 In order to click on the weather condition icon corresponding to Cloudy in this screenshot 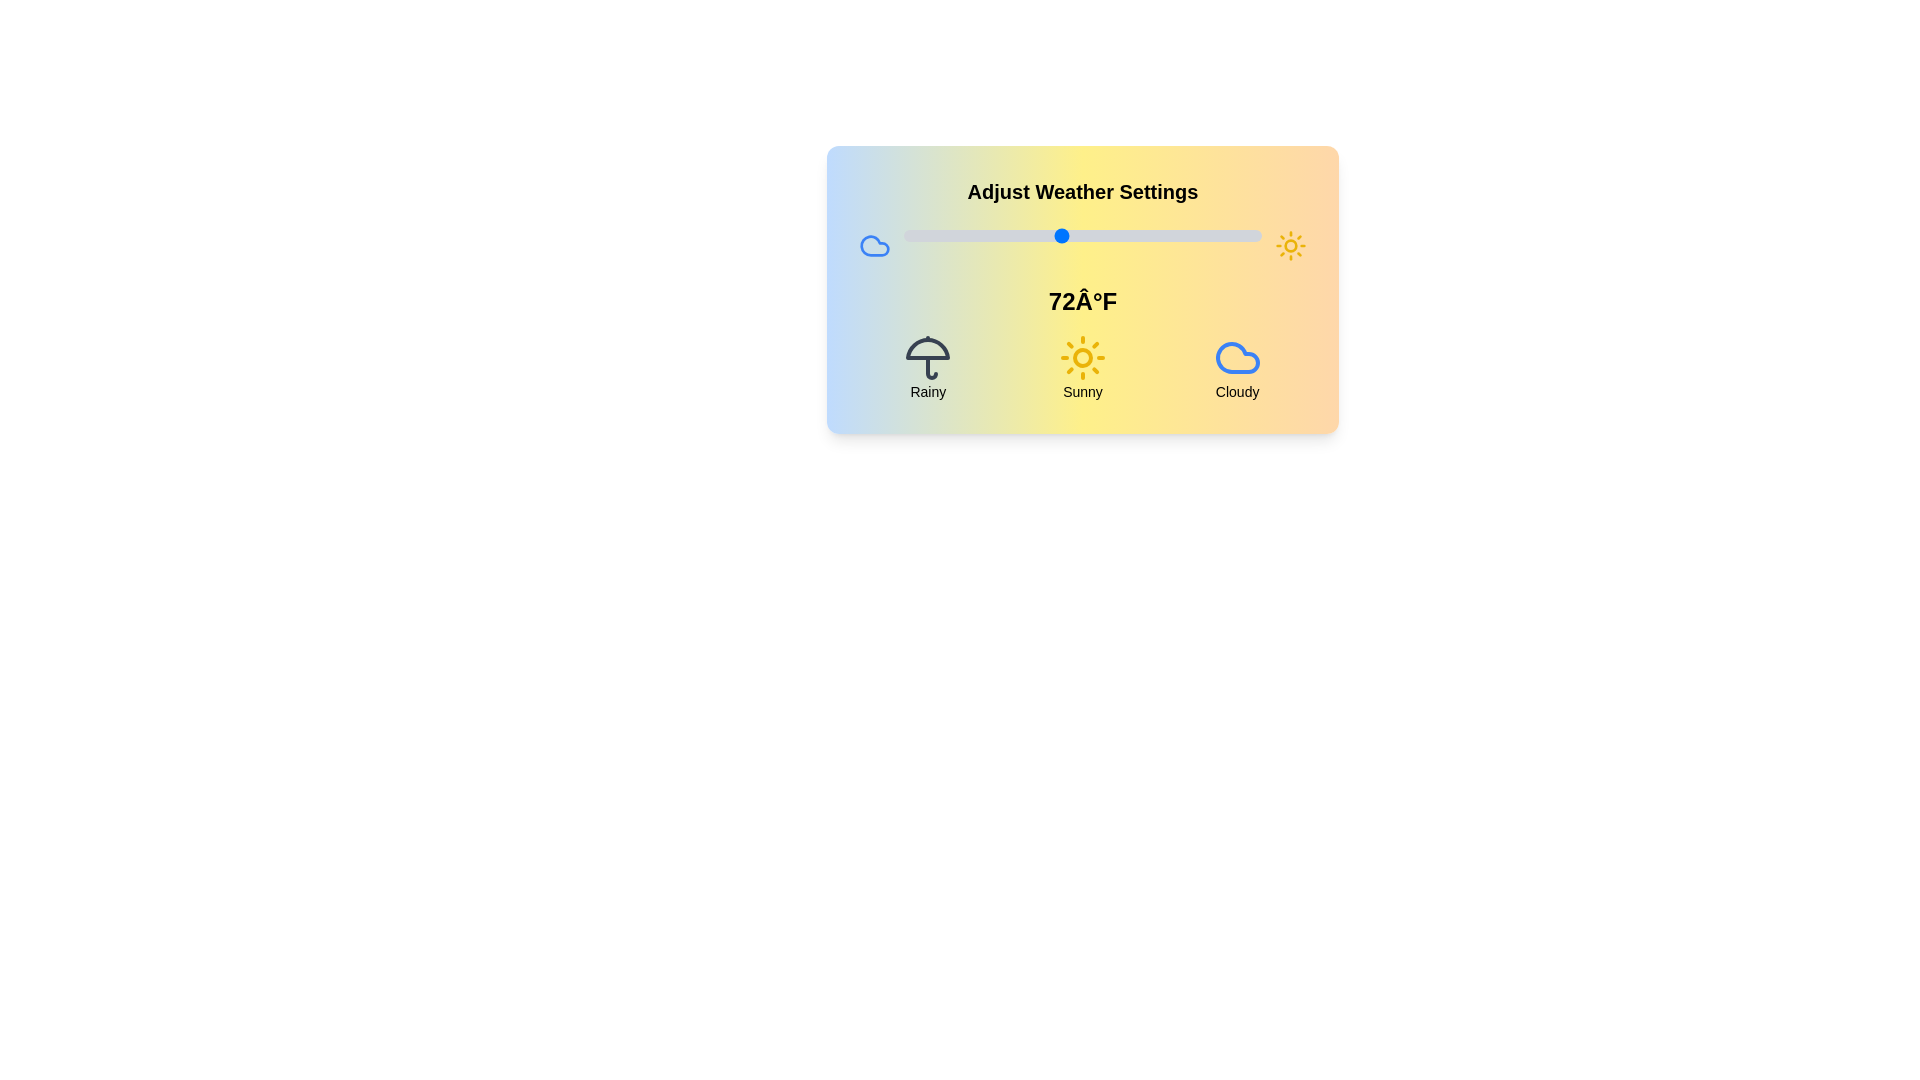, I will do `click(1236, 357)`.